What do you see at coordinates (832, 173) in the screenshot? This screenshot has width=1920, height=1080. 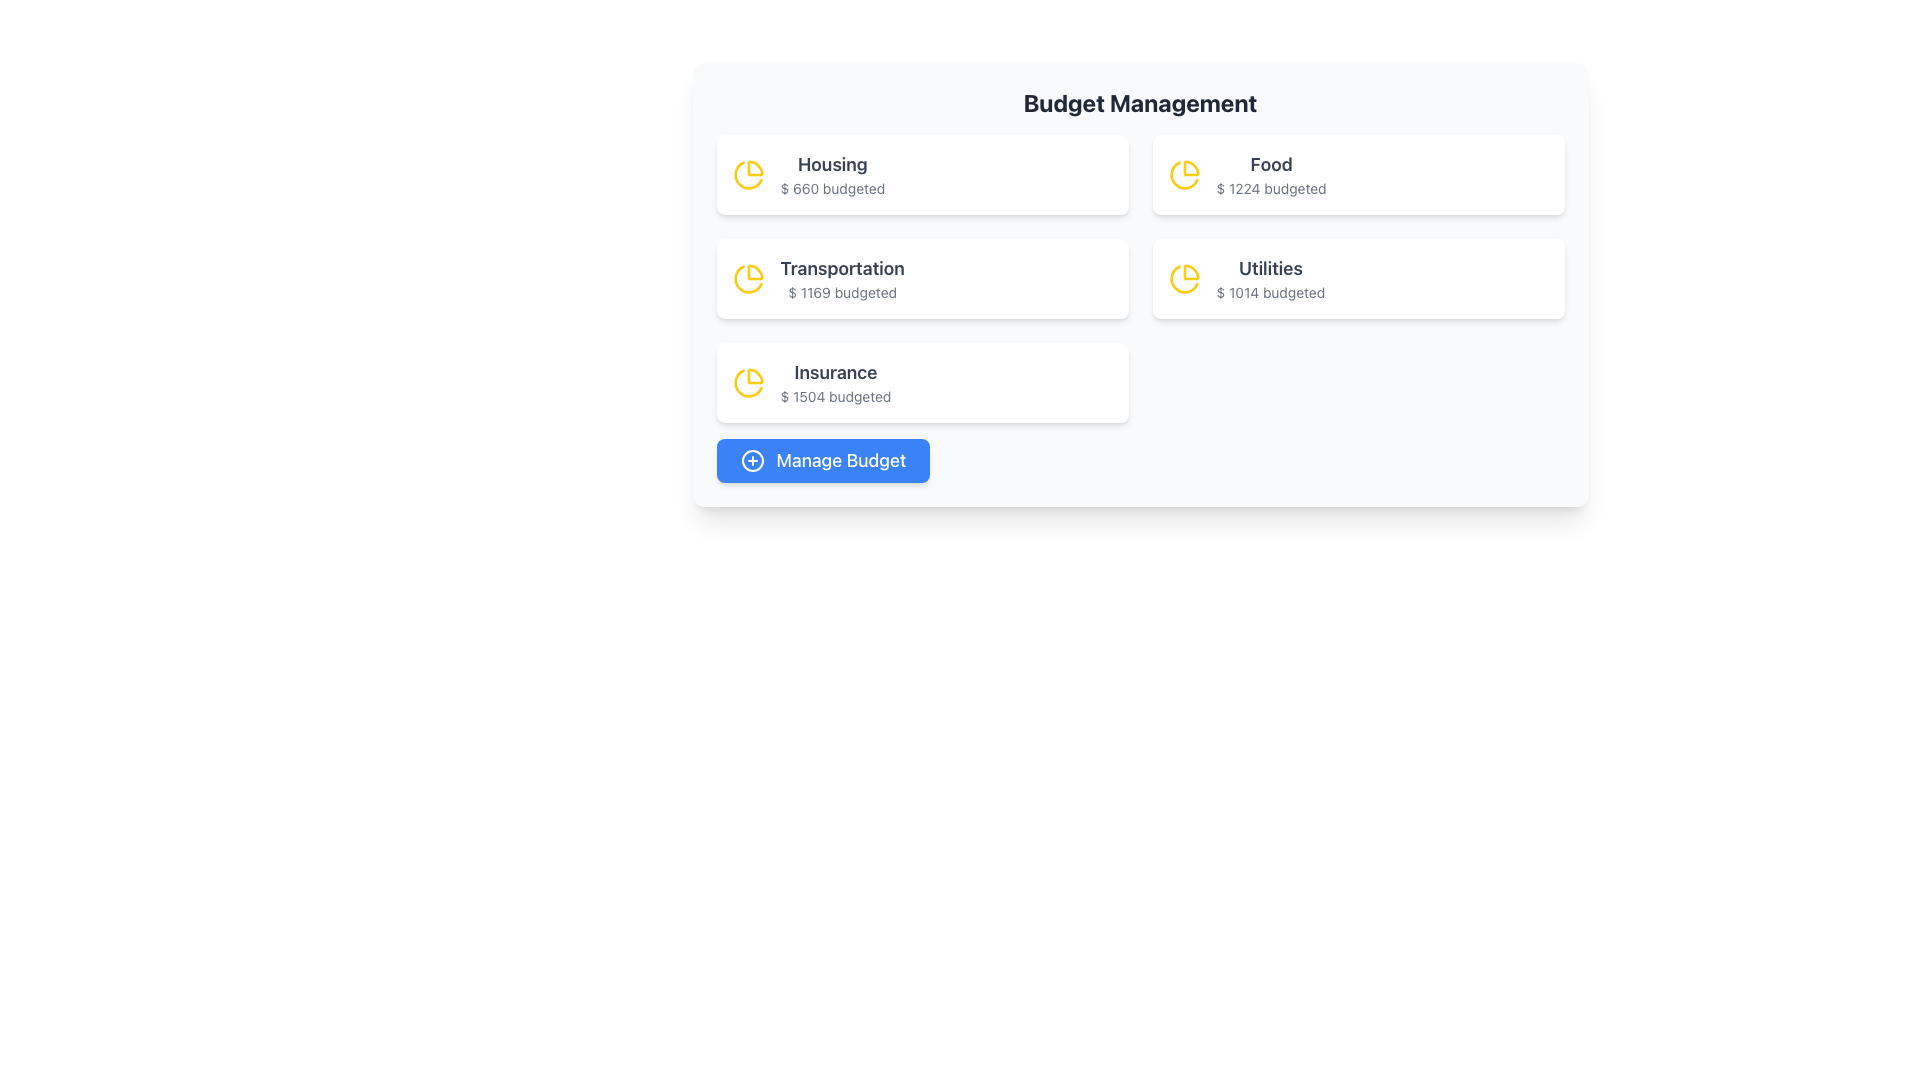 I see `the 'Housing' budget category label that displays the budgeted amount of '$660' within the first card of the budget management grid` at bounding box center [832, 173].